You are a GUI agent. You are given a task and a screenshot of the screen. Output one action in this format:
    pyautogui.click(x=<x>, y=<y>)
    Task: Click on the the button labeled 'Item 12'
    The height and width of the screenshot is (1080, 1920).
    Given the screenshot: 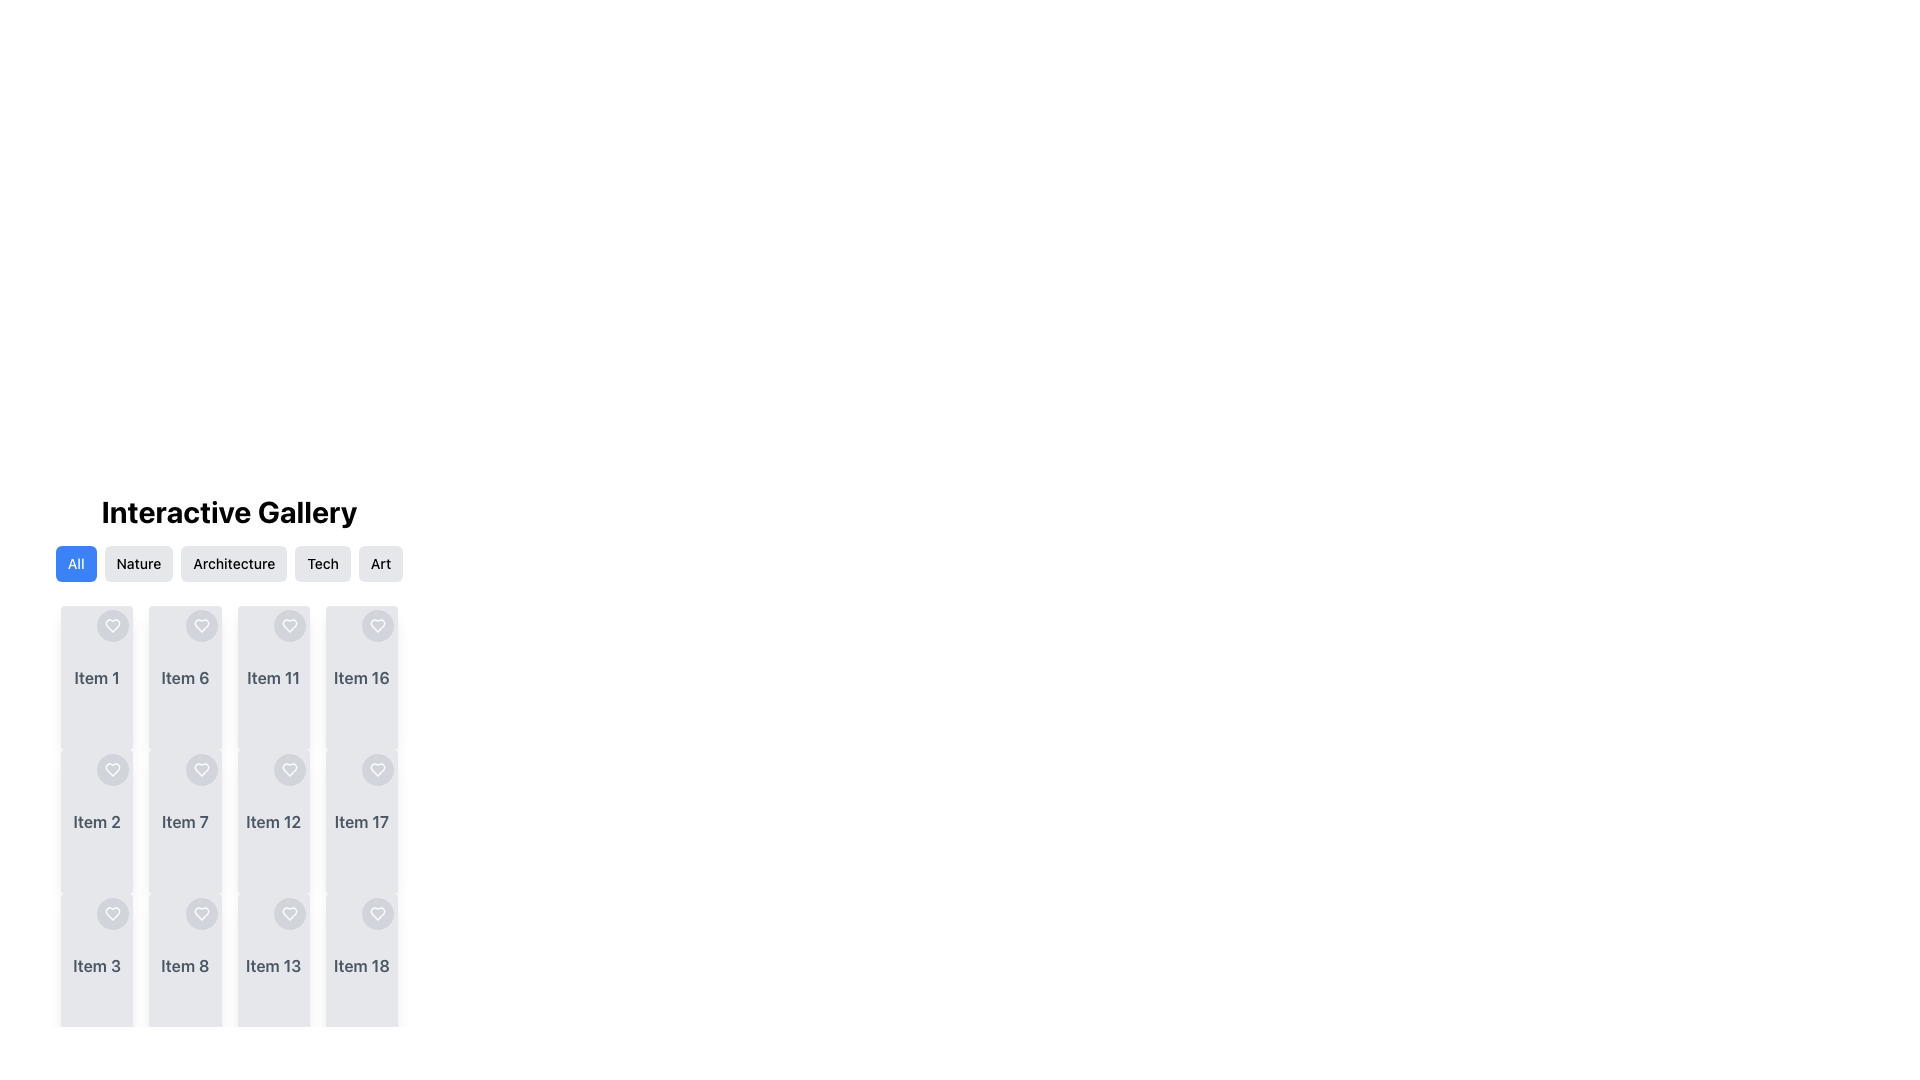 What is the action you would take?
    pyautogui.click(x=281, y=821)
    